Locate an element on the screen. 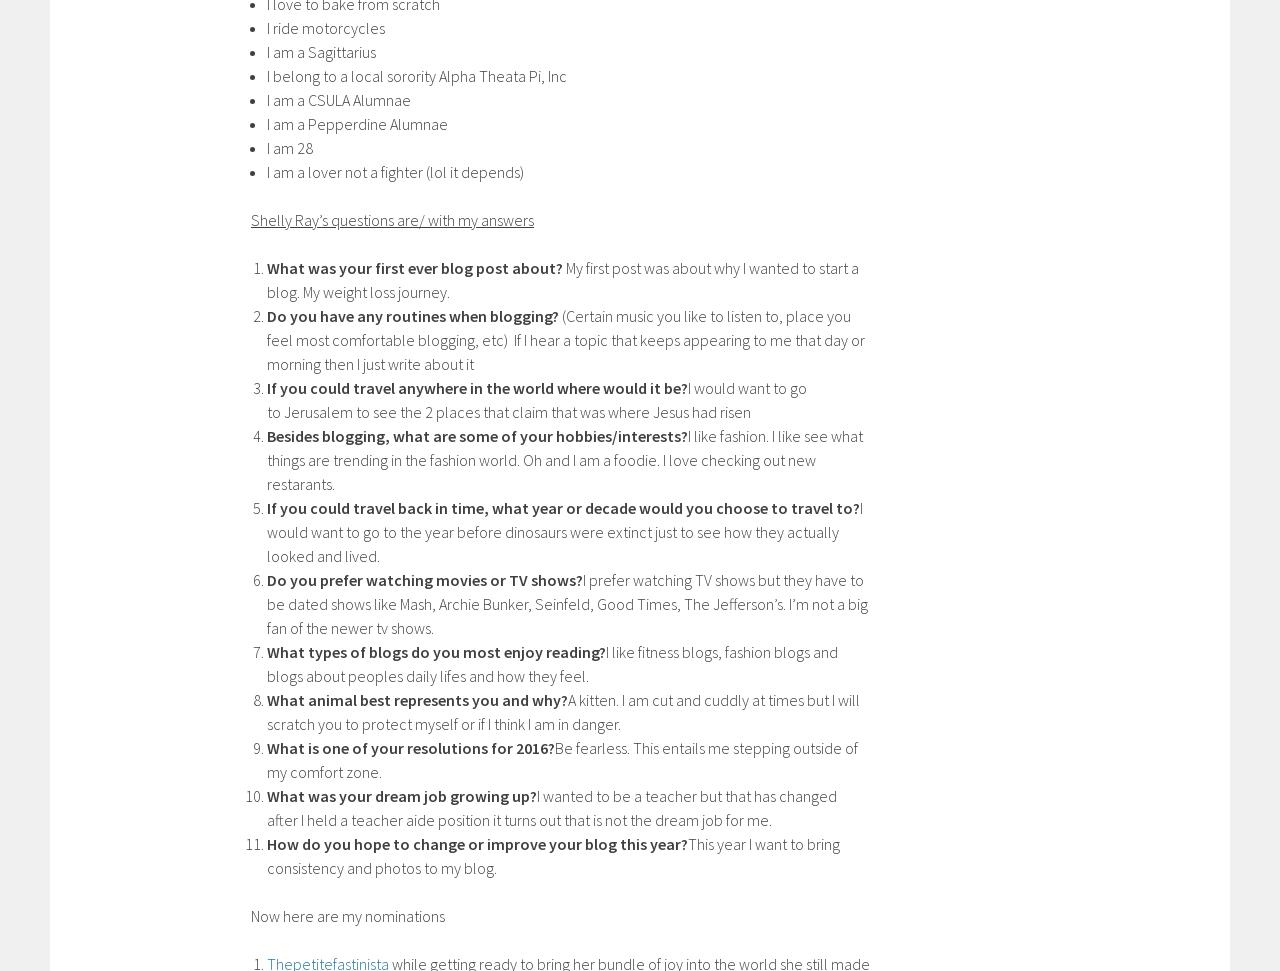  'Now here are my nominations' is located at coordinates (250, 914).